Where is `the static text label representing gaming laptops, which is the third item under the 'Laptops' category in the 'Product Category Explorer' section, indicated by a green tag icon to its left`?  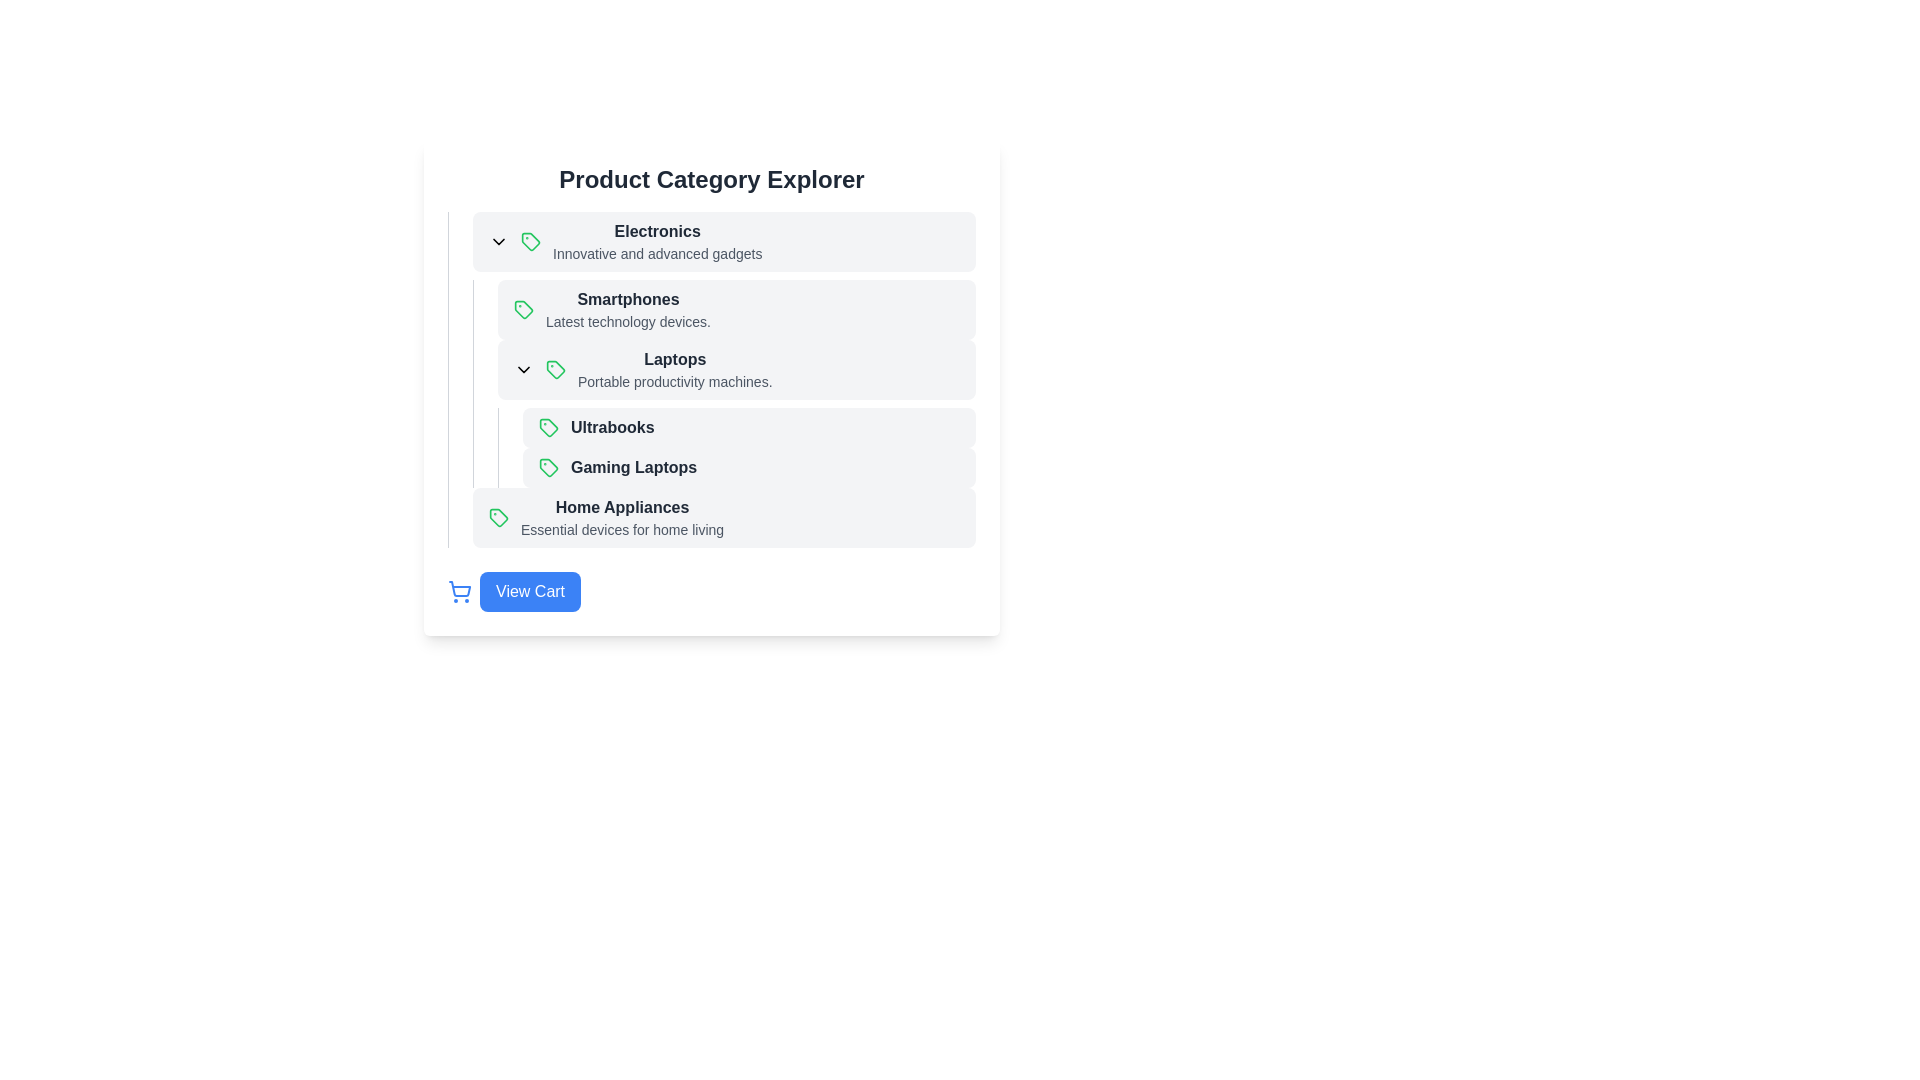
the static text label representing gaming laptops, which is the third item under the 'Laptops' category in the 'Product Category Explorer' section, indicated by a green tag icon to its left is located at coordinates (633, 467).